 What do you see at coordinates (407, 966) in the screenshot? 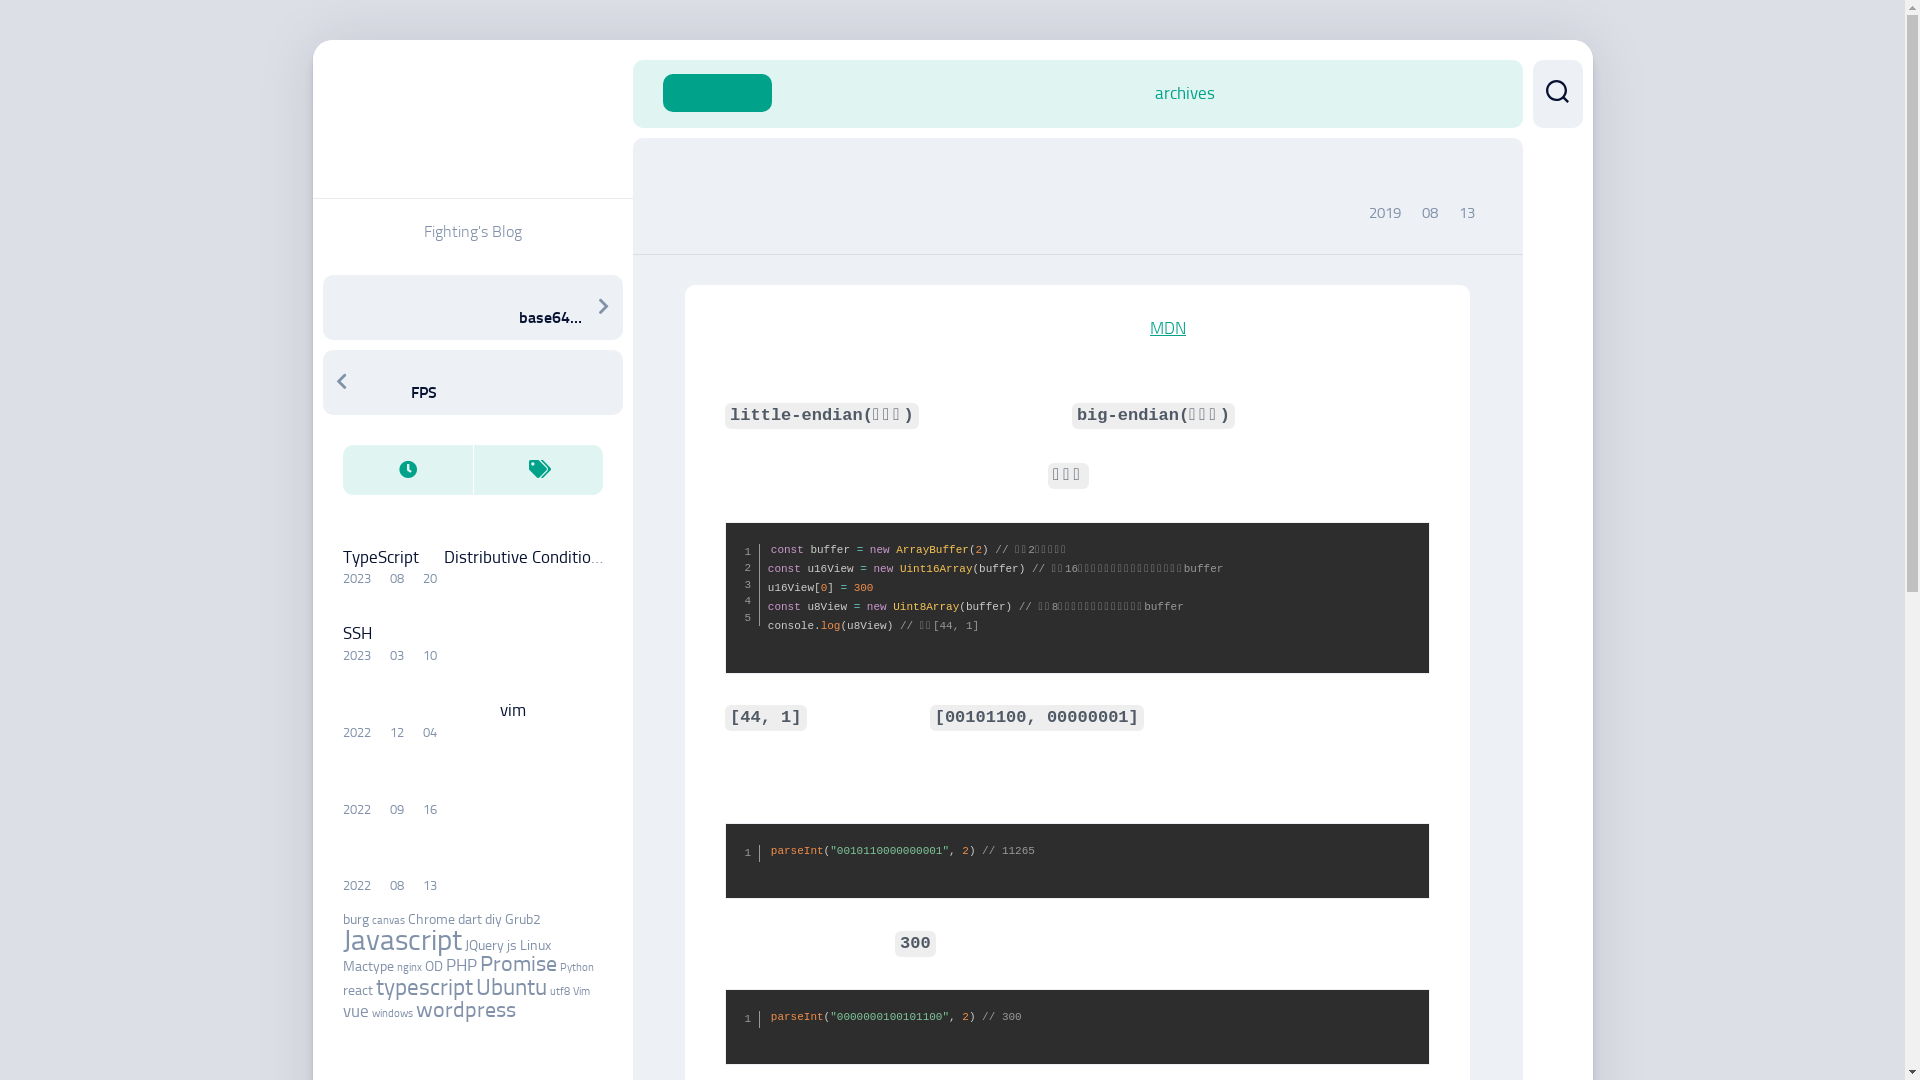
I see `'nginx'` at bounding box center [407, 966].